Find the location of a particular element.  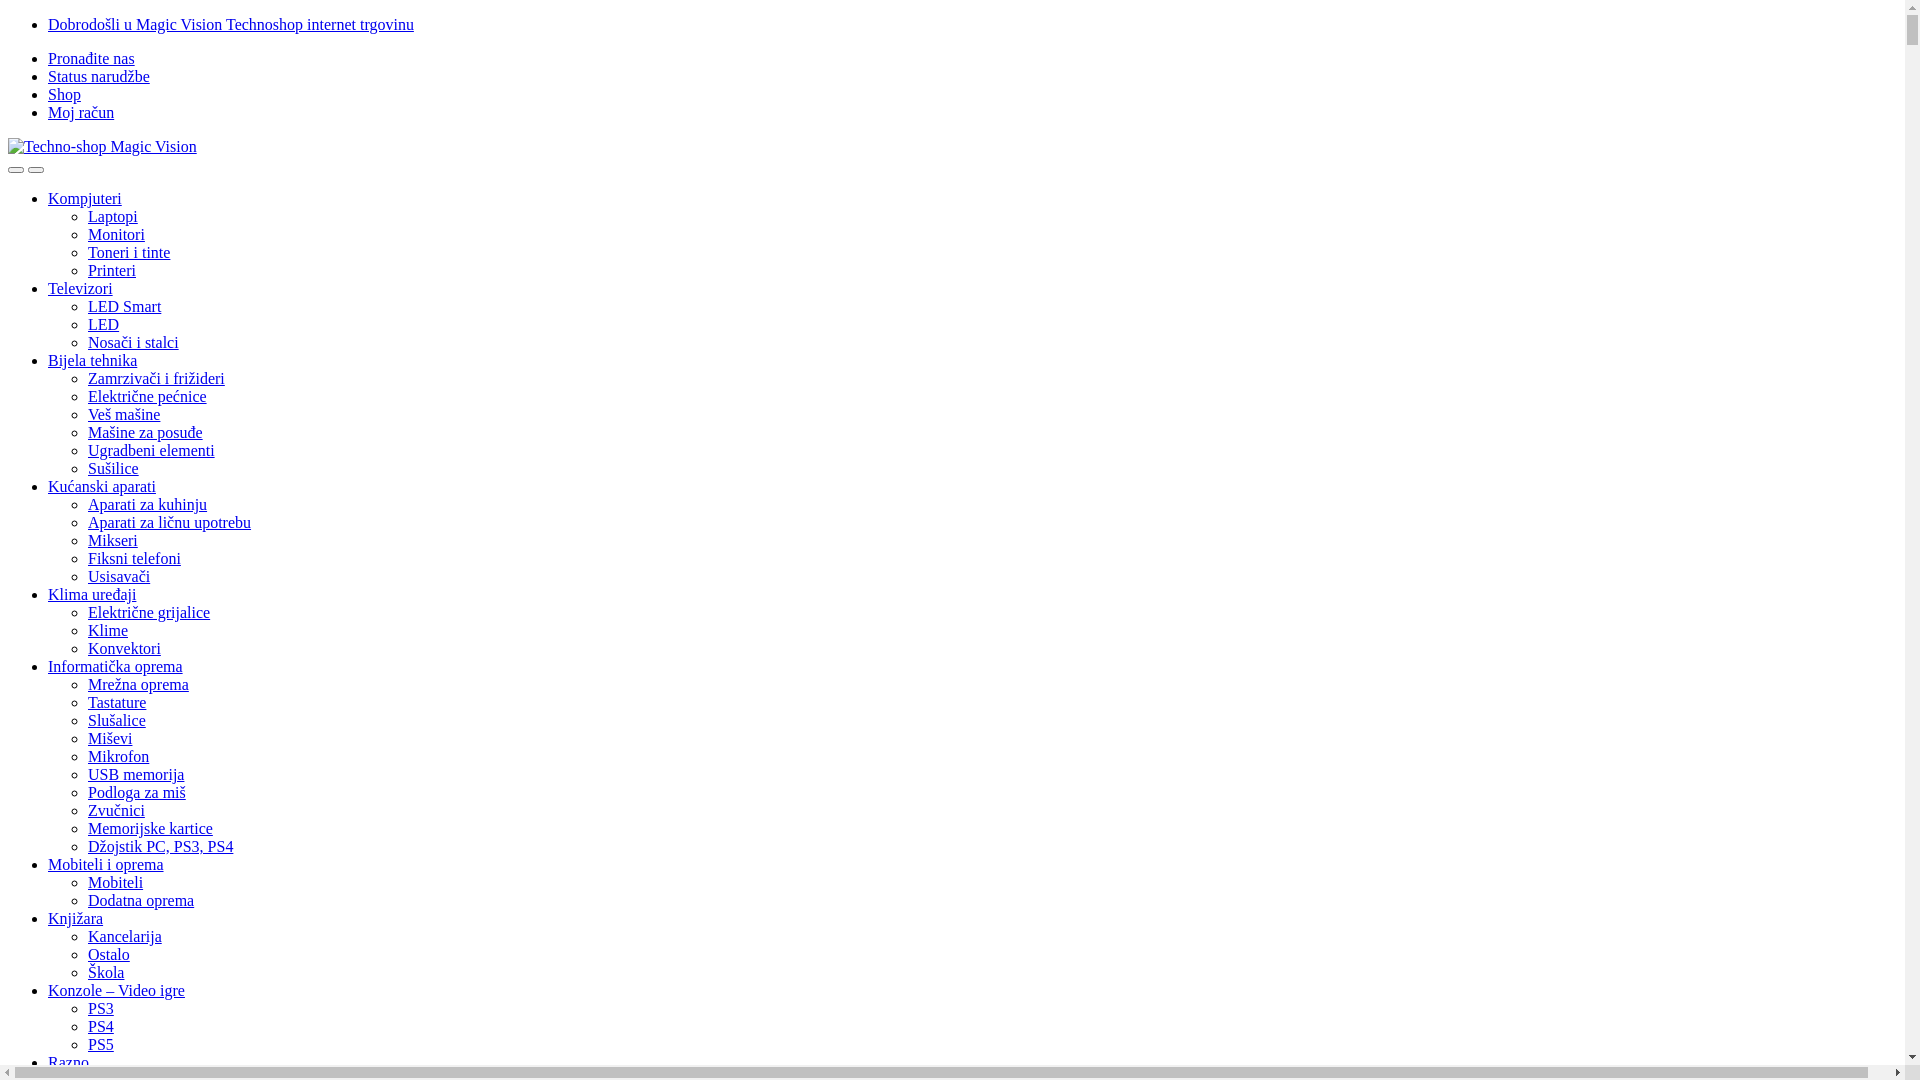

'Skip to navigation' is located at coordinates (6, 15).